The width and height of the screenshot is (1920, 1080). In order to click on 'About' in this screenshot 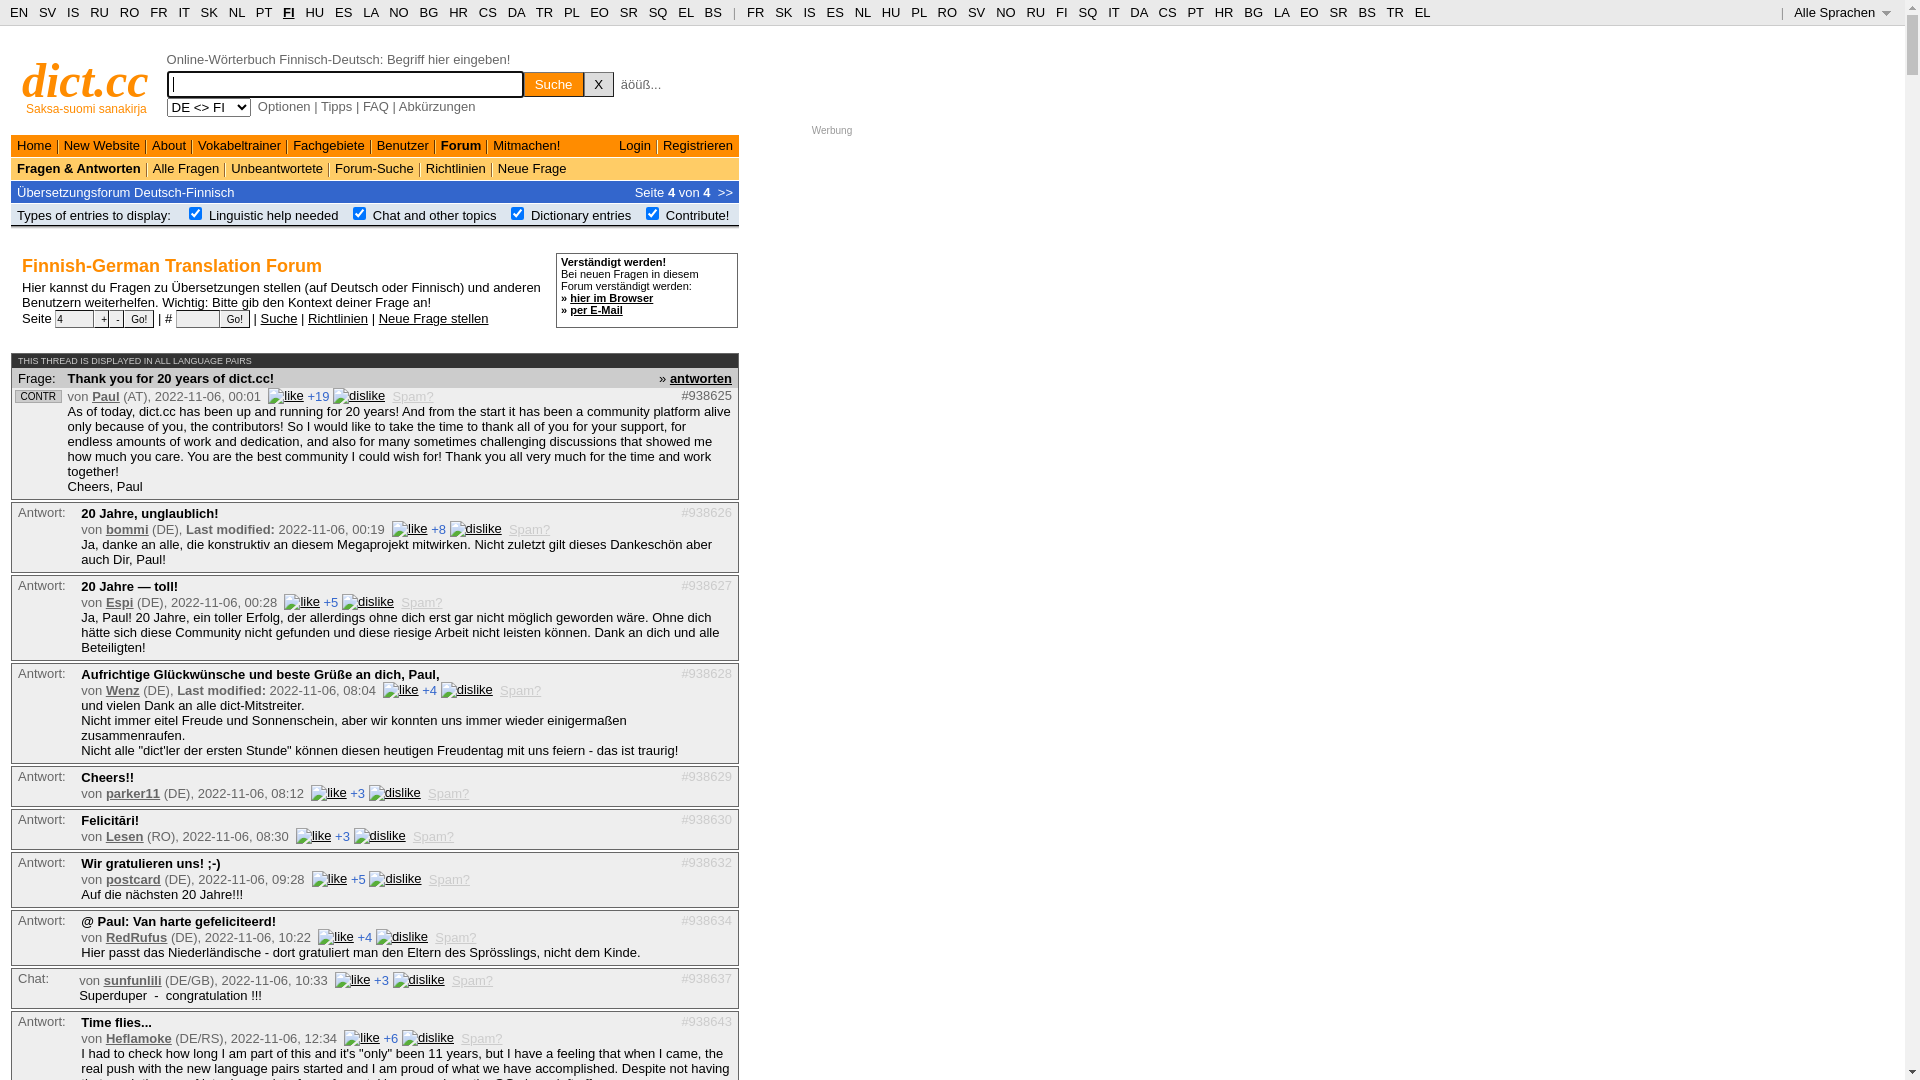, I will do `click(168, 144)`.